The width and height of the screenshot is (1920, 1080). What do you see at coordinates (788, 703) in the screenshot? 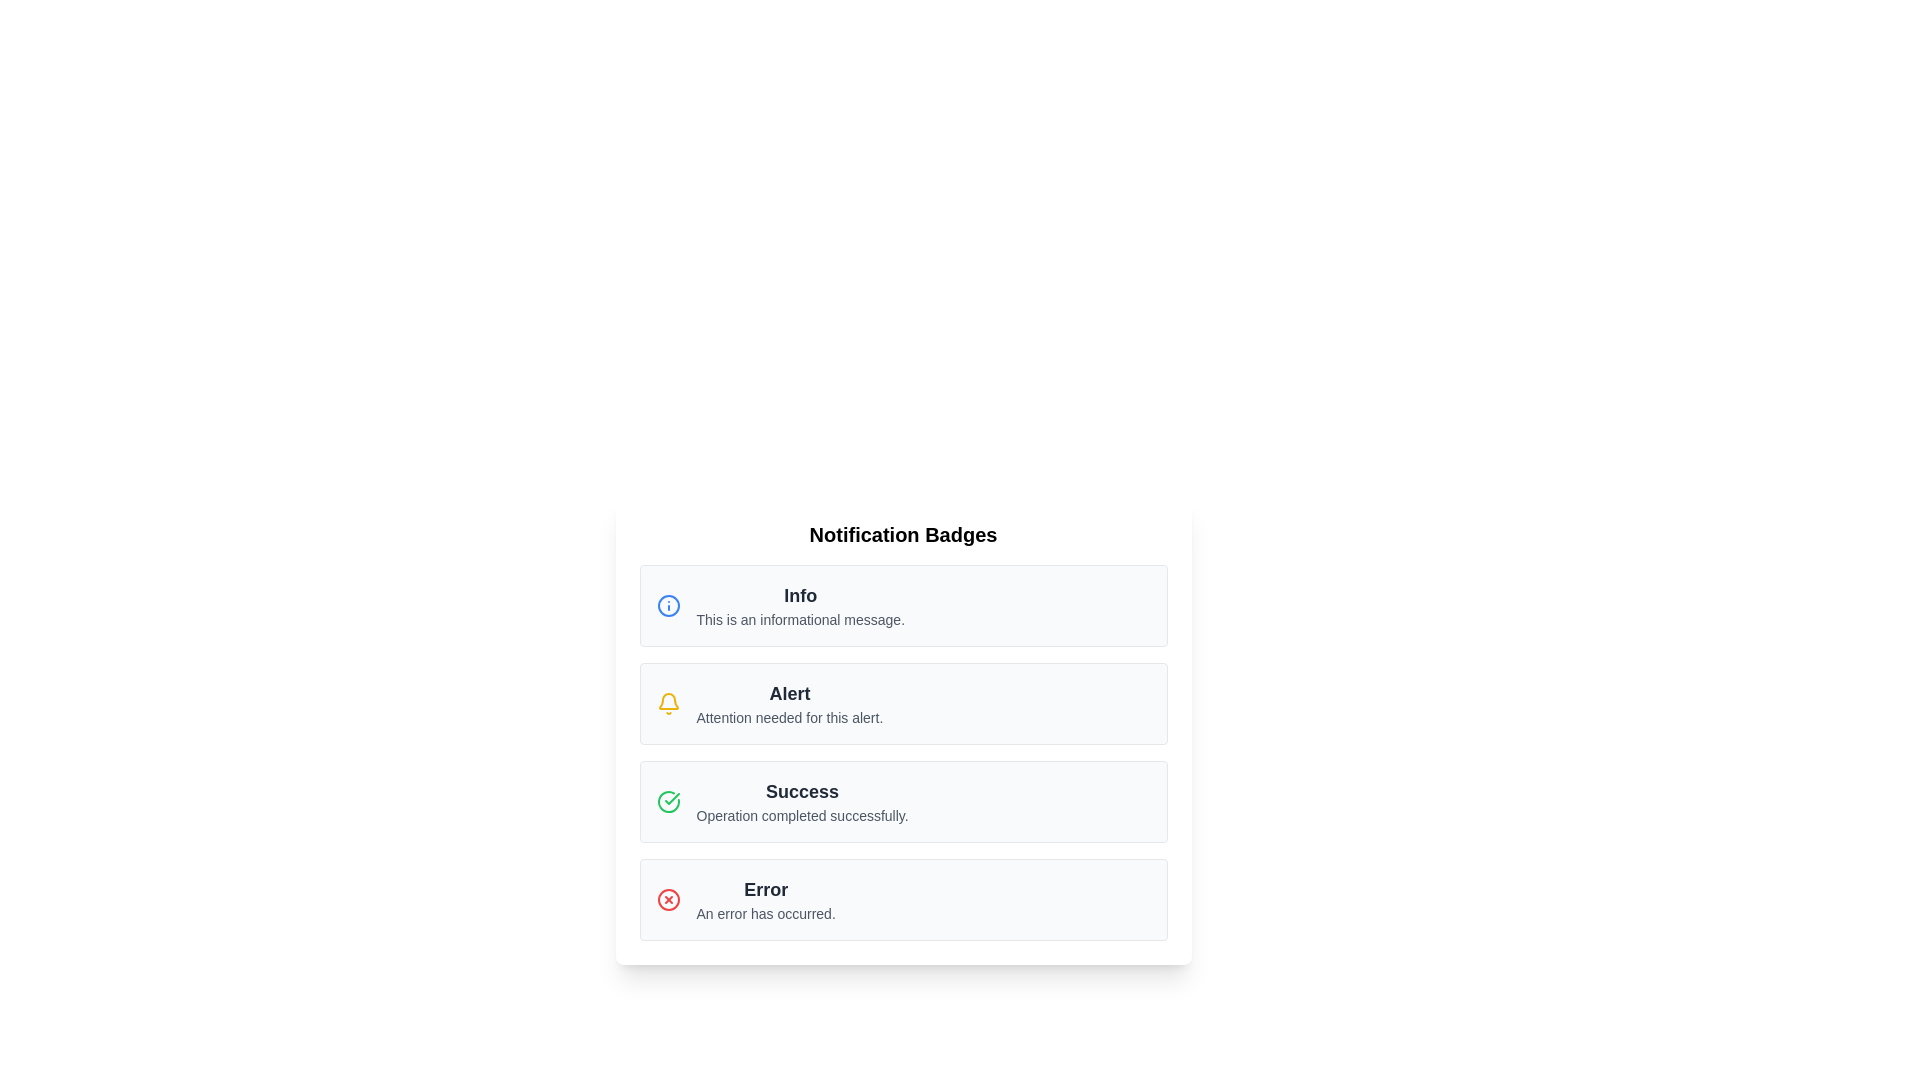
I see `the text display component featuring a bolded title 'Alert' and descriptive text 'Attention needed for this alert.'` at bounding box center [788, 703].